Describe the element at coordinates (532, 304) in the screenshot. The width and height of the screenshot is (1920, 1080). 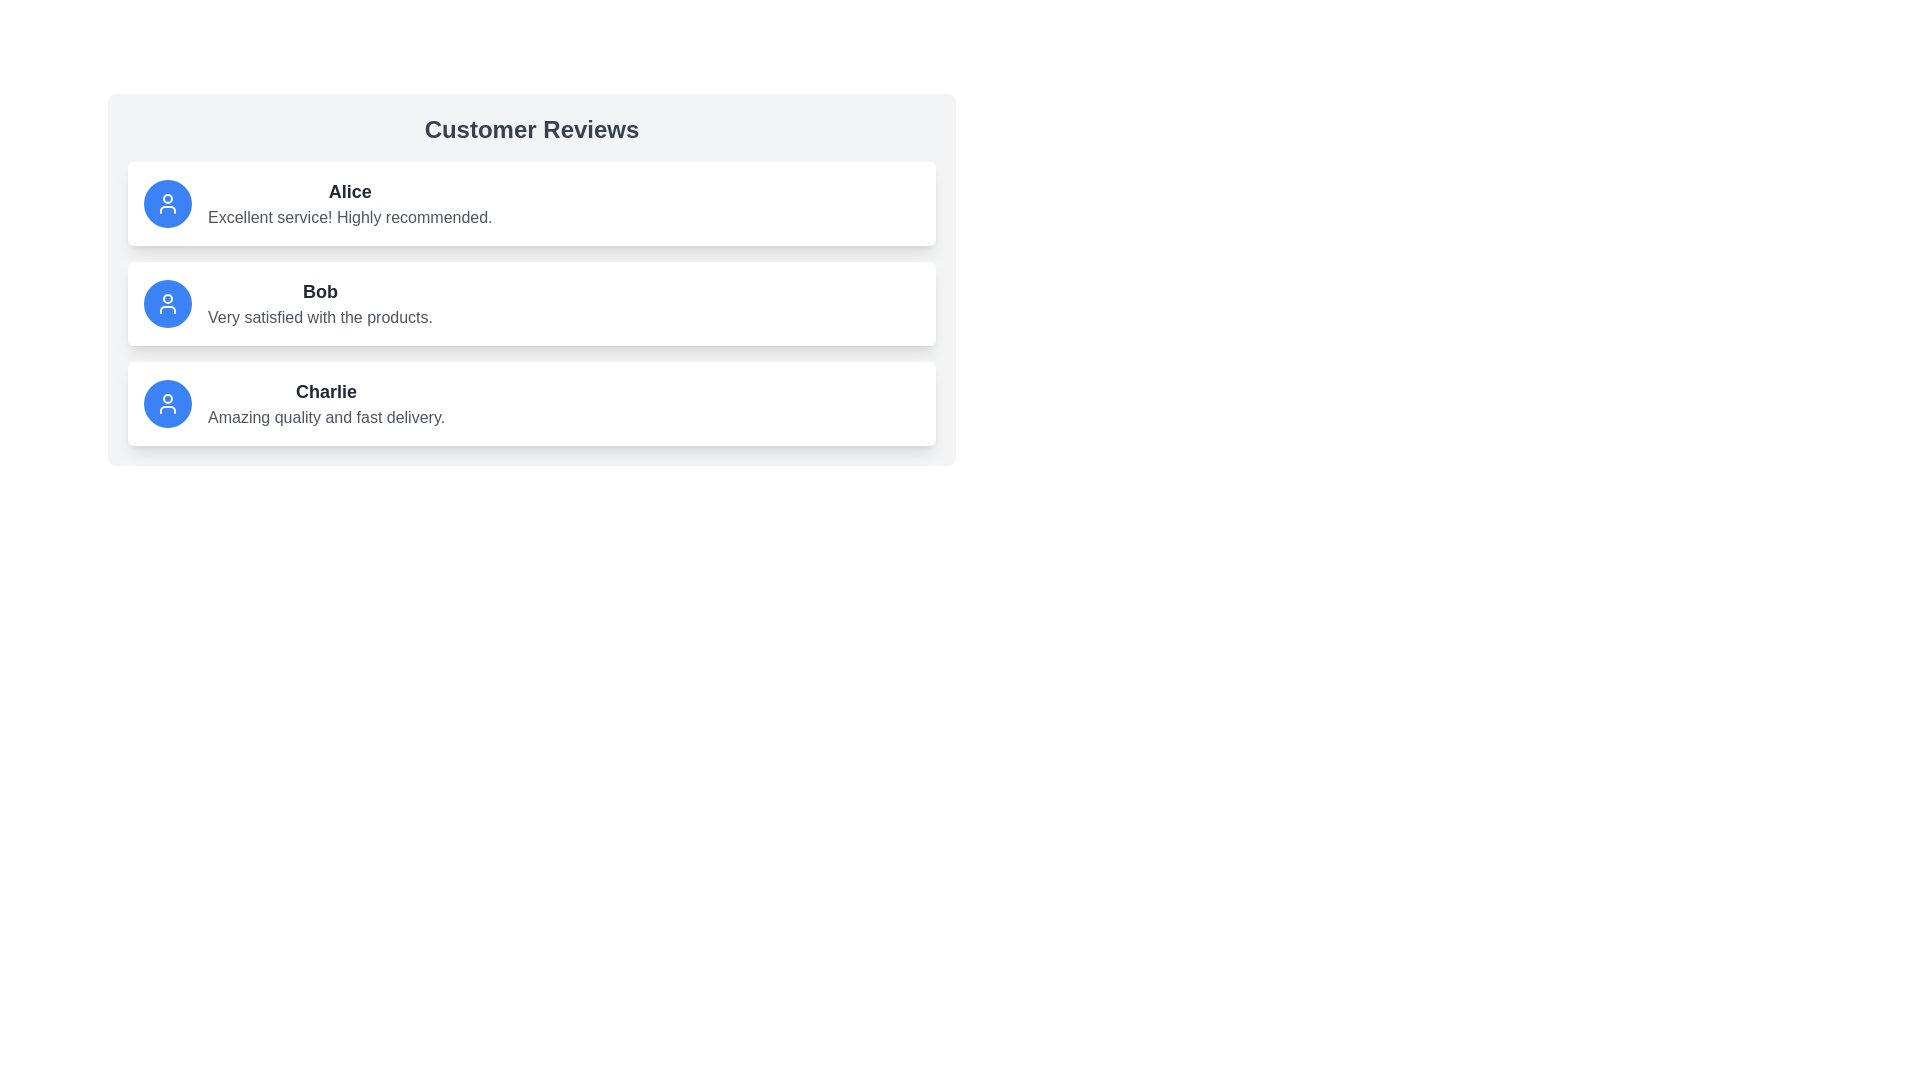
I see `the second review card in the 'Customer Reviews' section, which displays feedback from user Bob` at that location.